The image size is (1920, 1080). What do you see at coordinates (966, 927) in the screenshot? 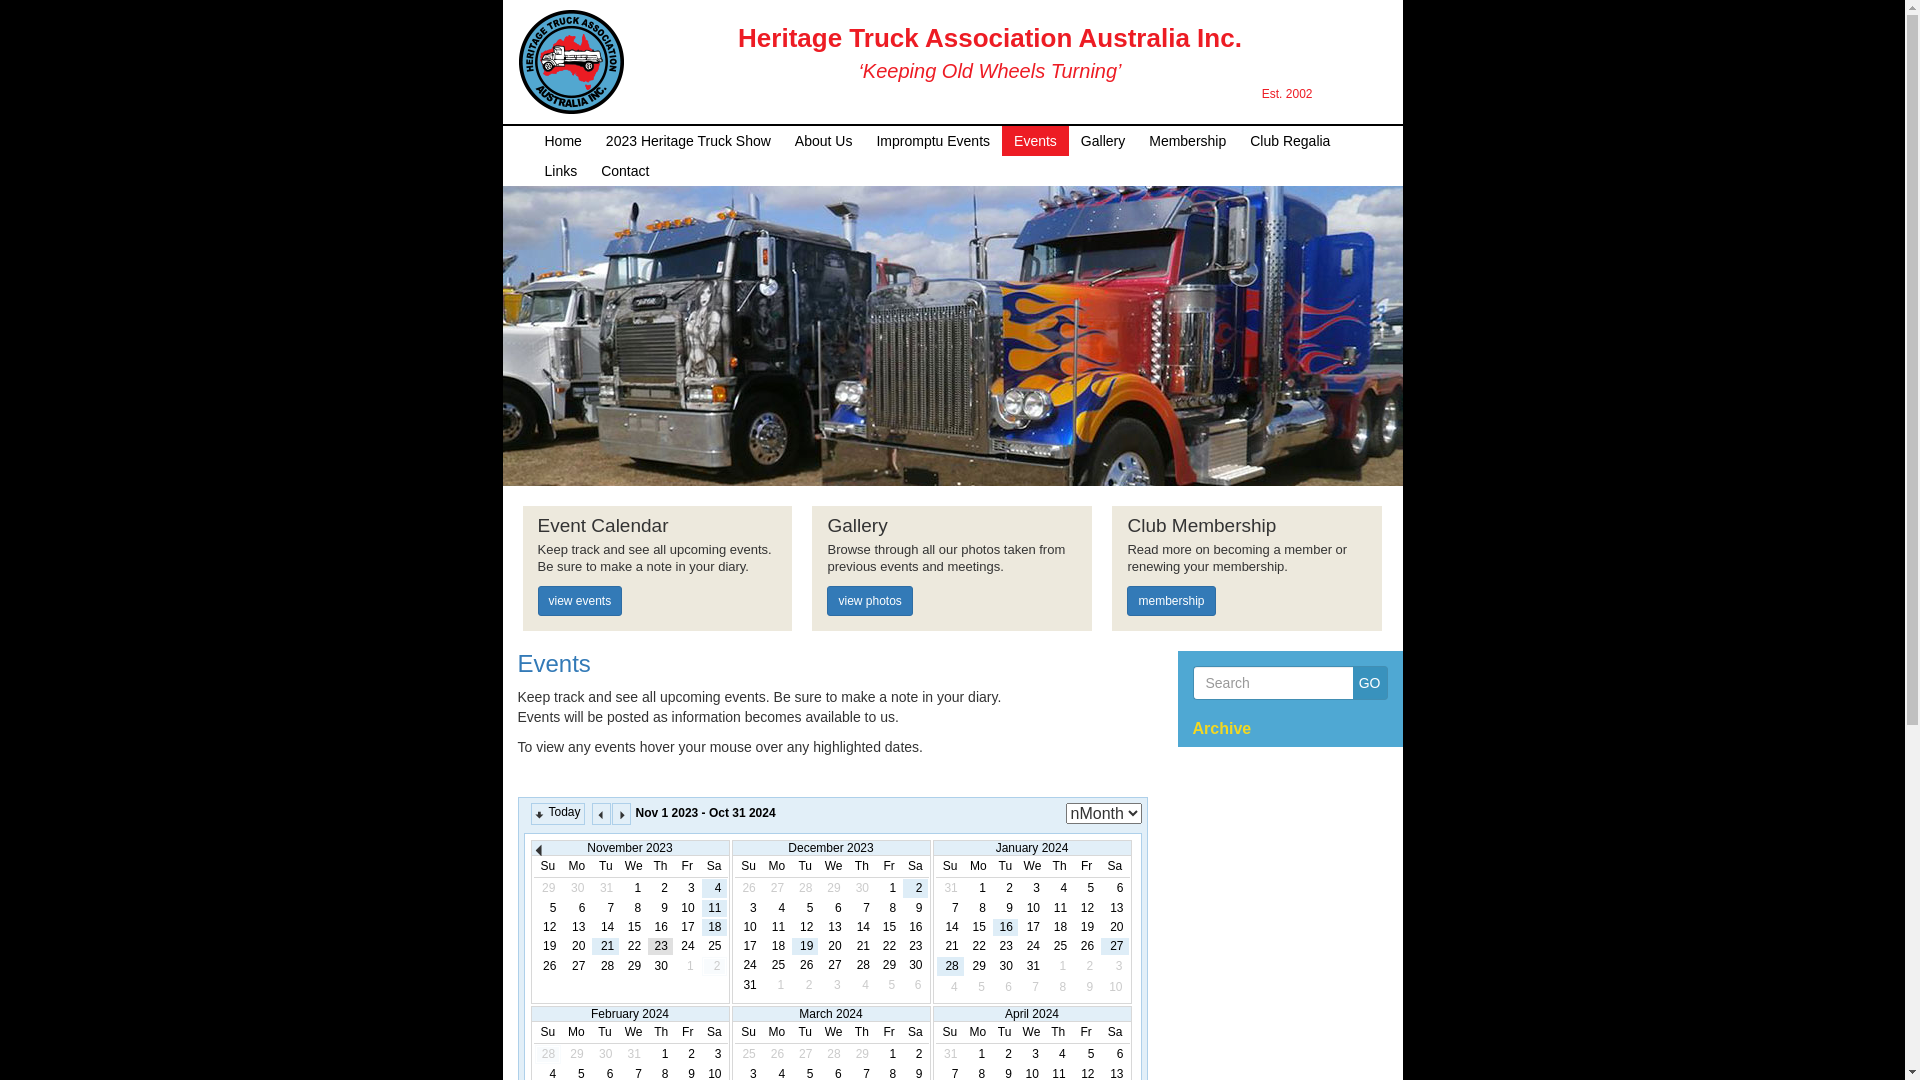
I see `'15'` at bounding box center [966, 927].